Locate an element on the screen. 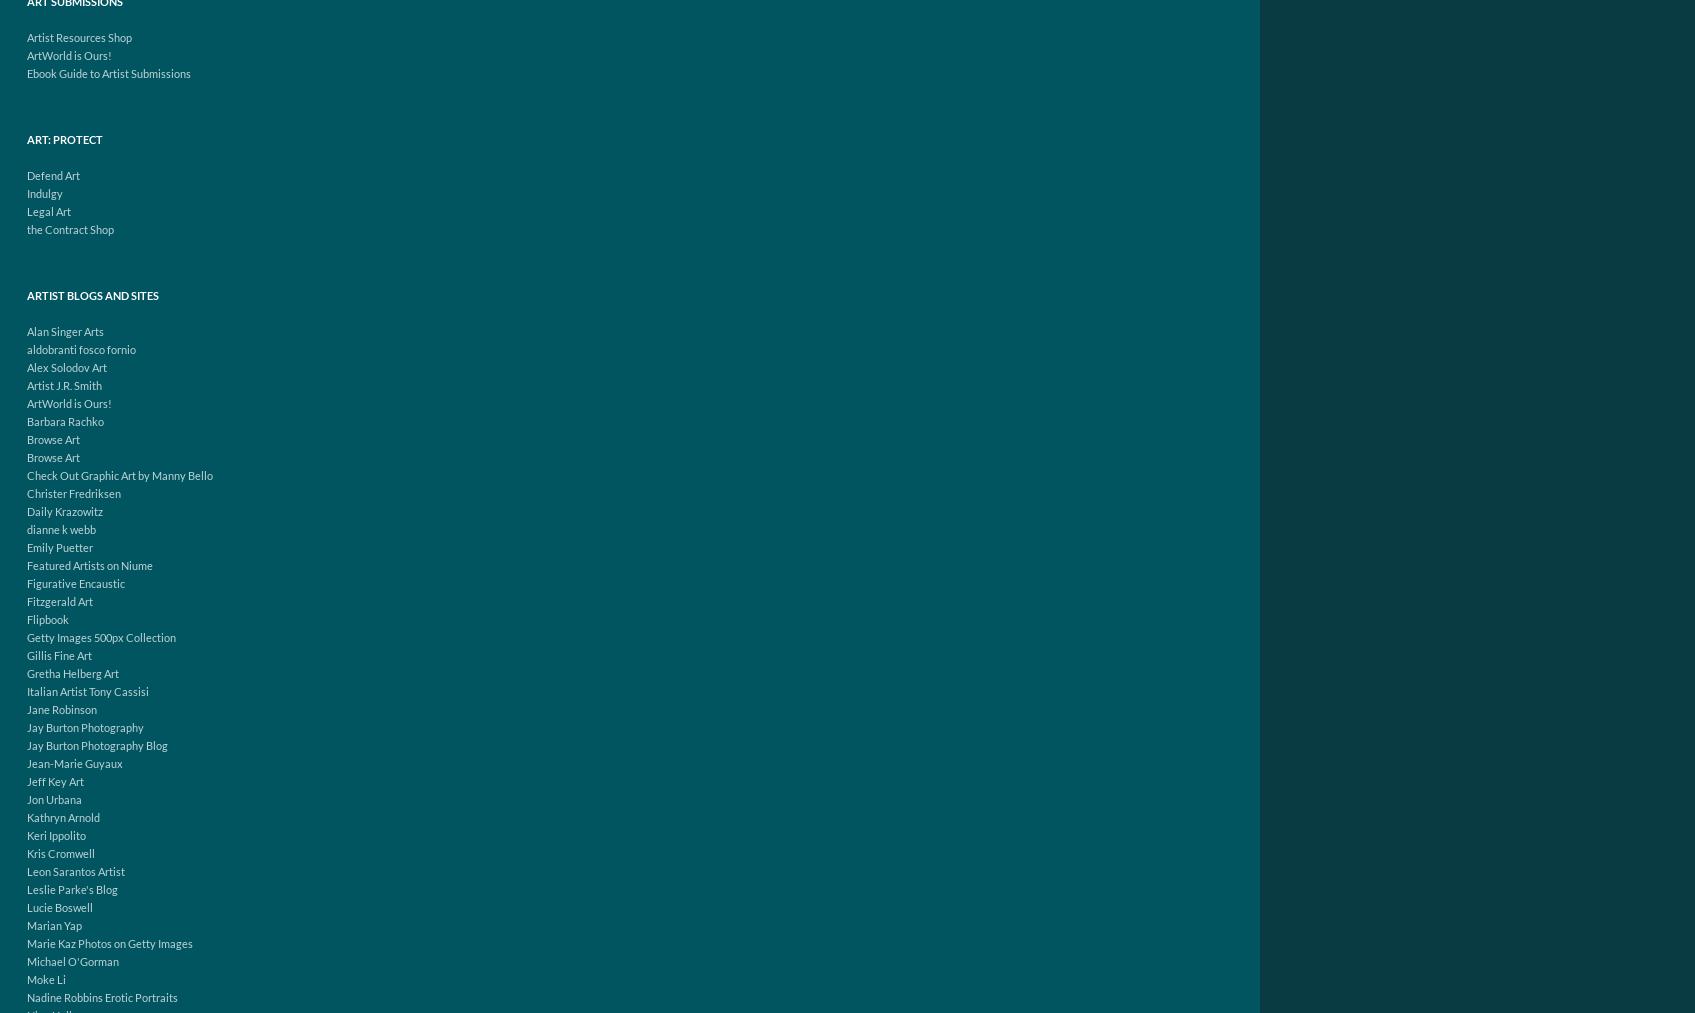  'Michael O'Gorman' is located at coordinates (72, 961).